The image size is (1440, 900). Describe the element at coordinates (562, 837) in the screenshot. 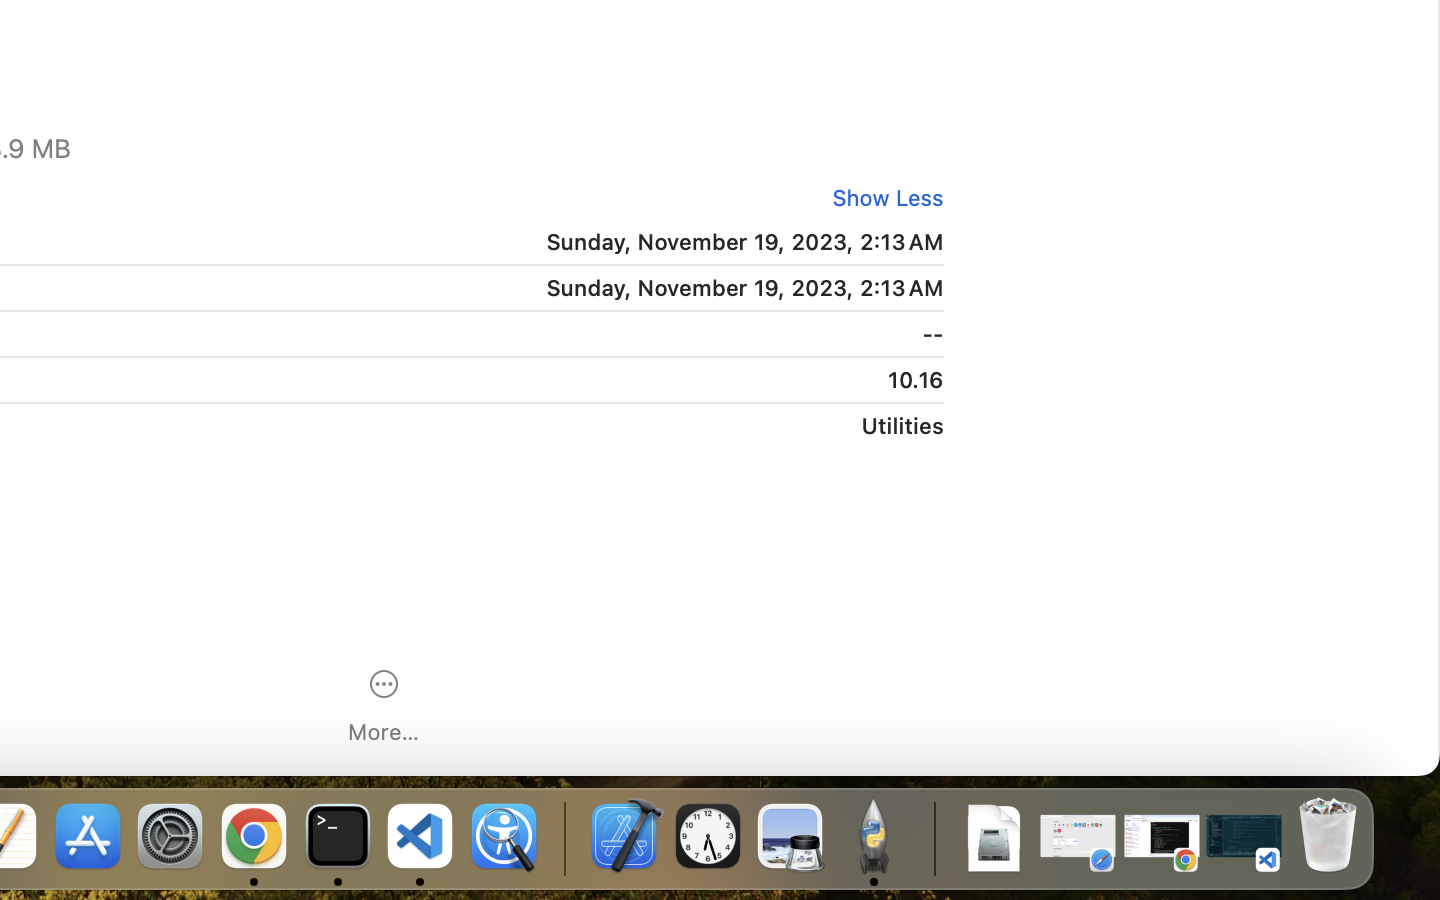

I see `'0.4285714328289032'` at that location.